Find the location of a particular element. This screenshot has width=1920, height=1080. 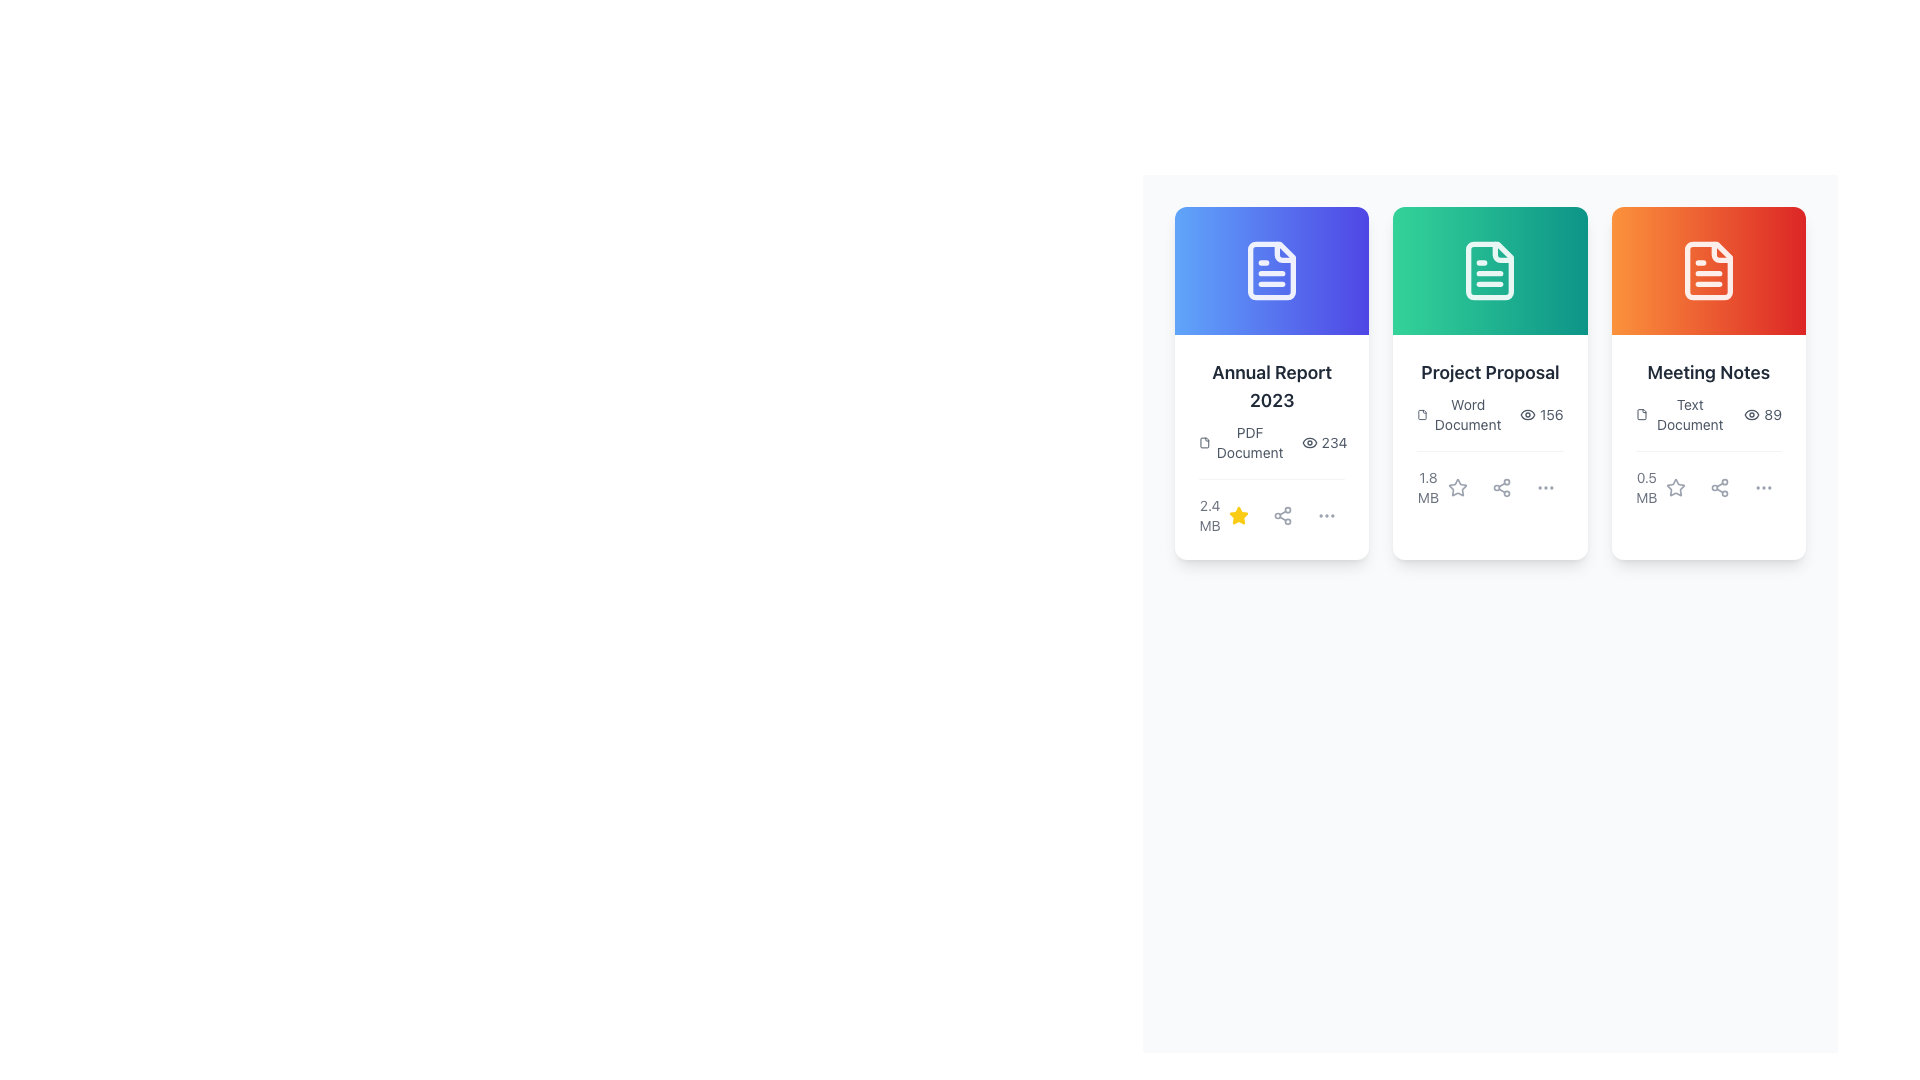

text label that displays 'Project Proposal' in bold dark gray font located on the middle card with a green background is located at coordinates (1490, 373).